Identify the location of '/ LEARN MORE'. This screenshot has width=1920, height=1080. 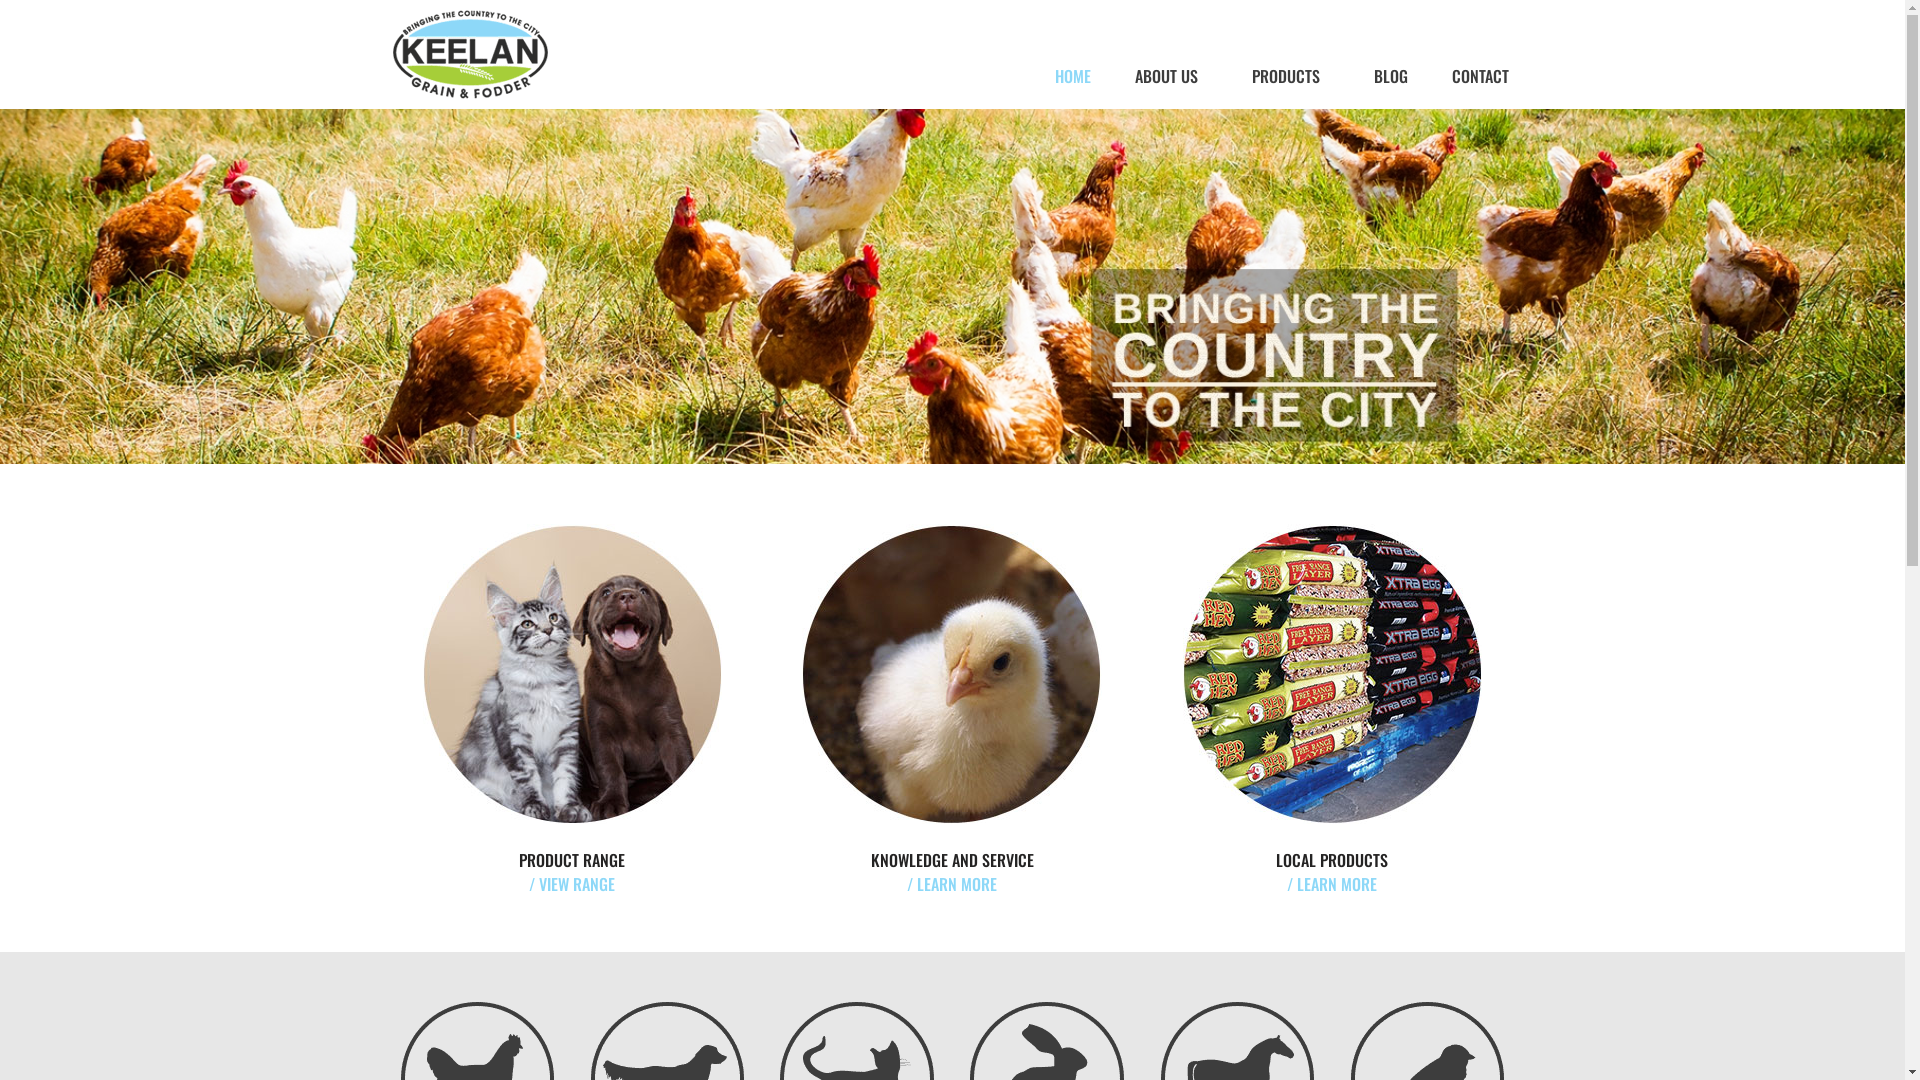
(950, 882).